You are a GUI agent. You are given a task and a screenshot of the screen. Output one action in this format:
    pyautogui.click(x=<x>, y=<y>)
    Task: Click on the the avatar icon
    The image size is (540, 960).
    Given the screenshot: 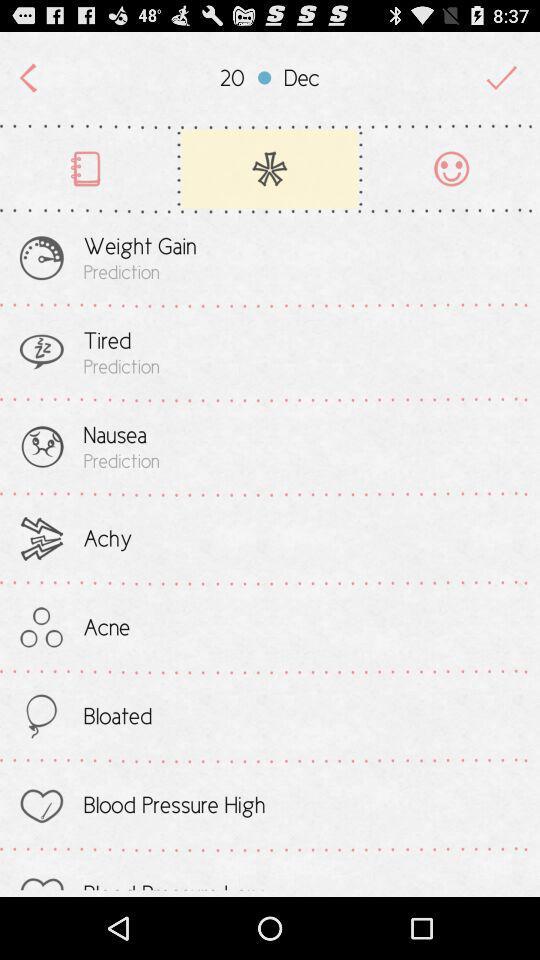 What is the action you would take?
    pyautogui.click(x=451, y=179)
    